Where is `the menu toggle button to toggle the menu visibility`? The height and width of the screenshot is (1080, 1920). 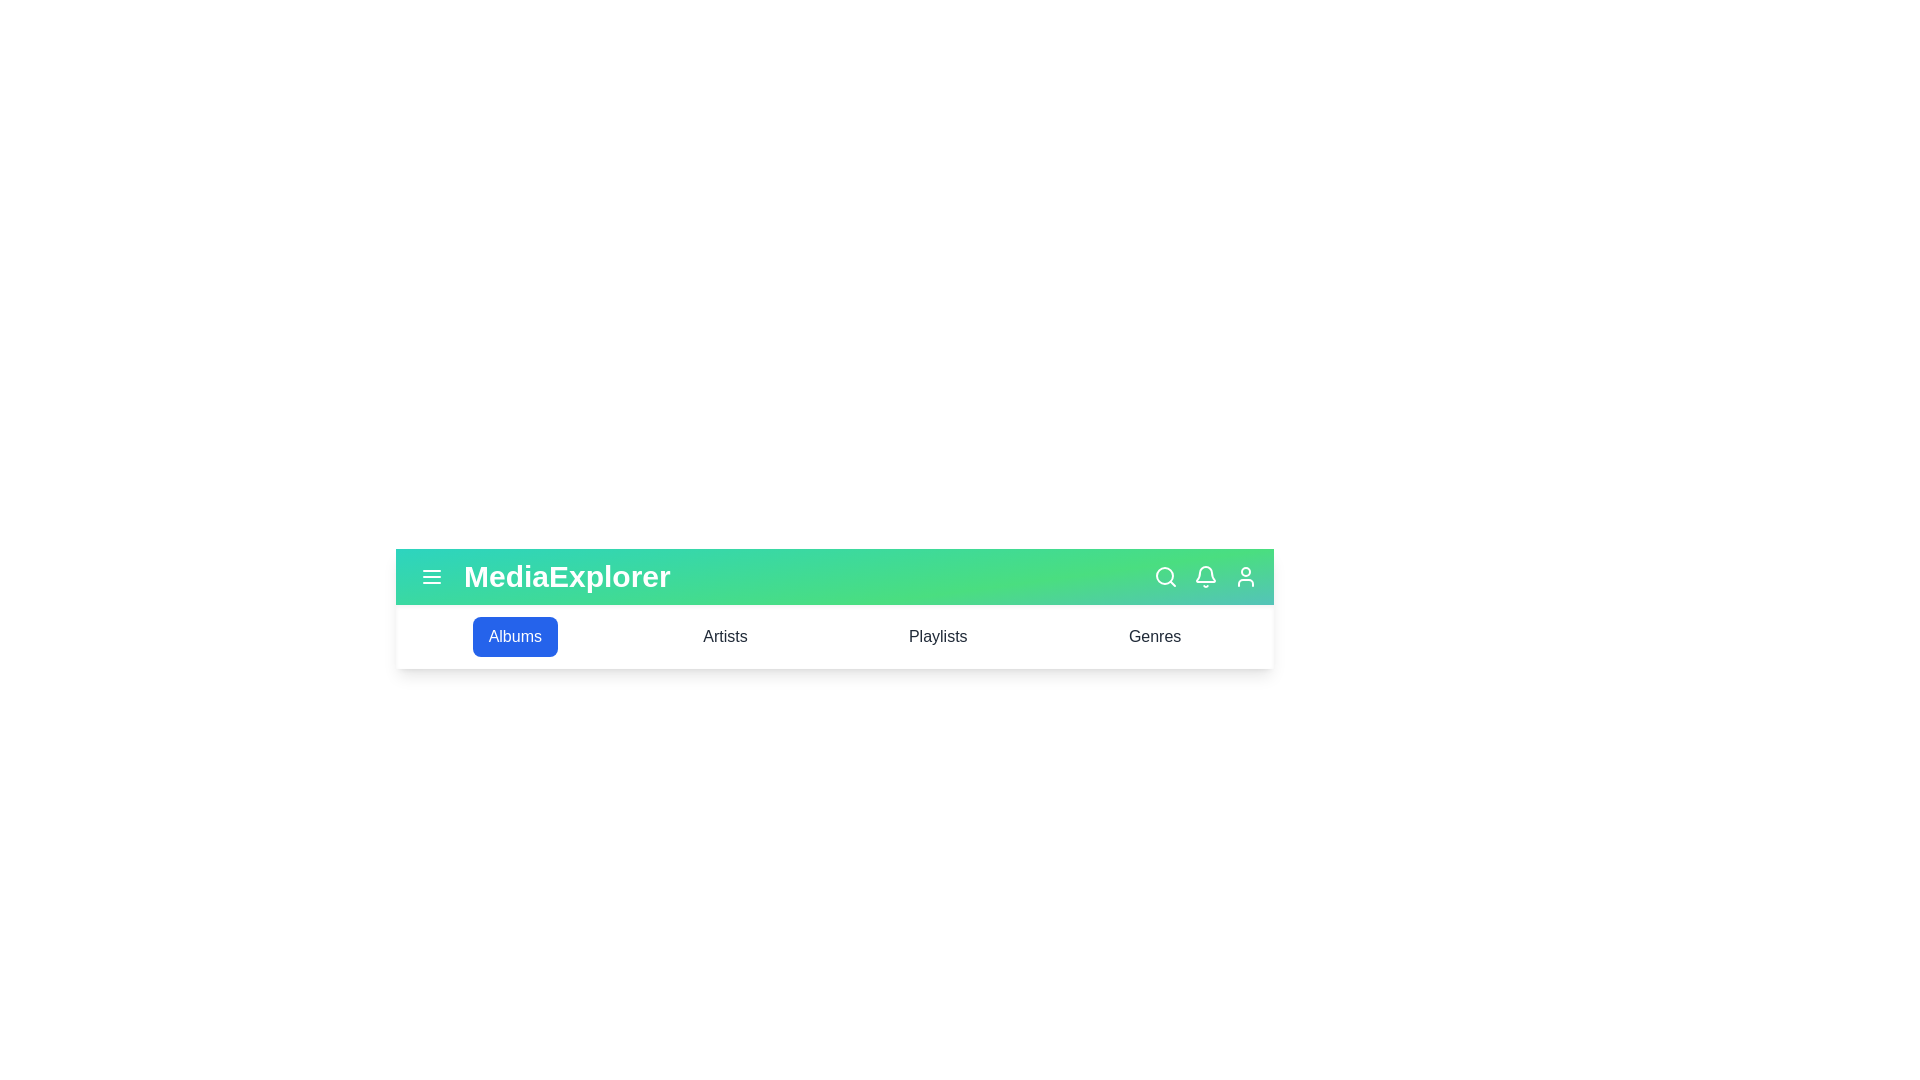
the menu toggle button to toggle the menu visibility is located at coordinates (431, 577).